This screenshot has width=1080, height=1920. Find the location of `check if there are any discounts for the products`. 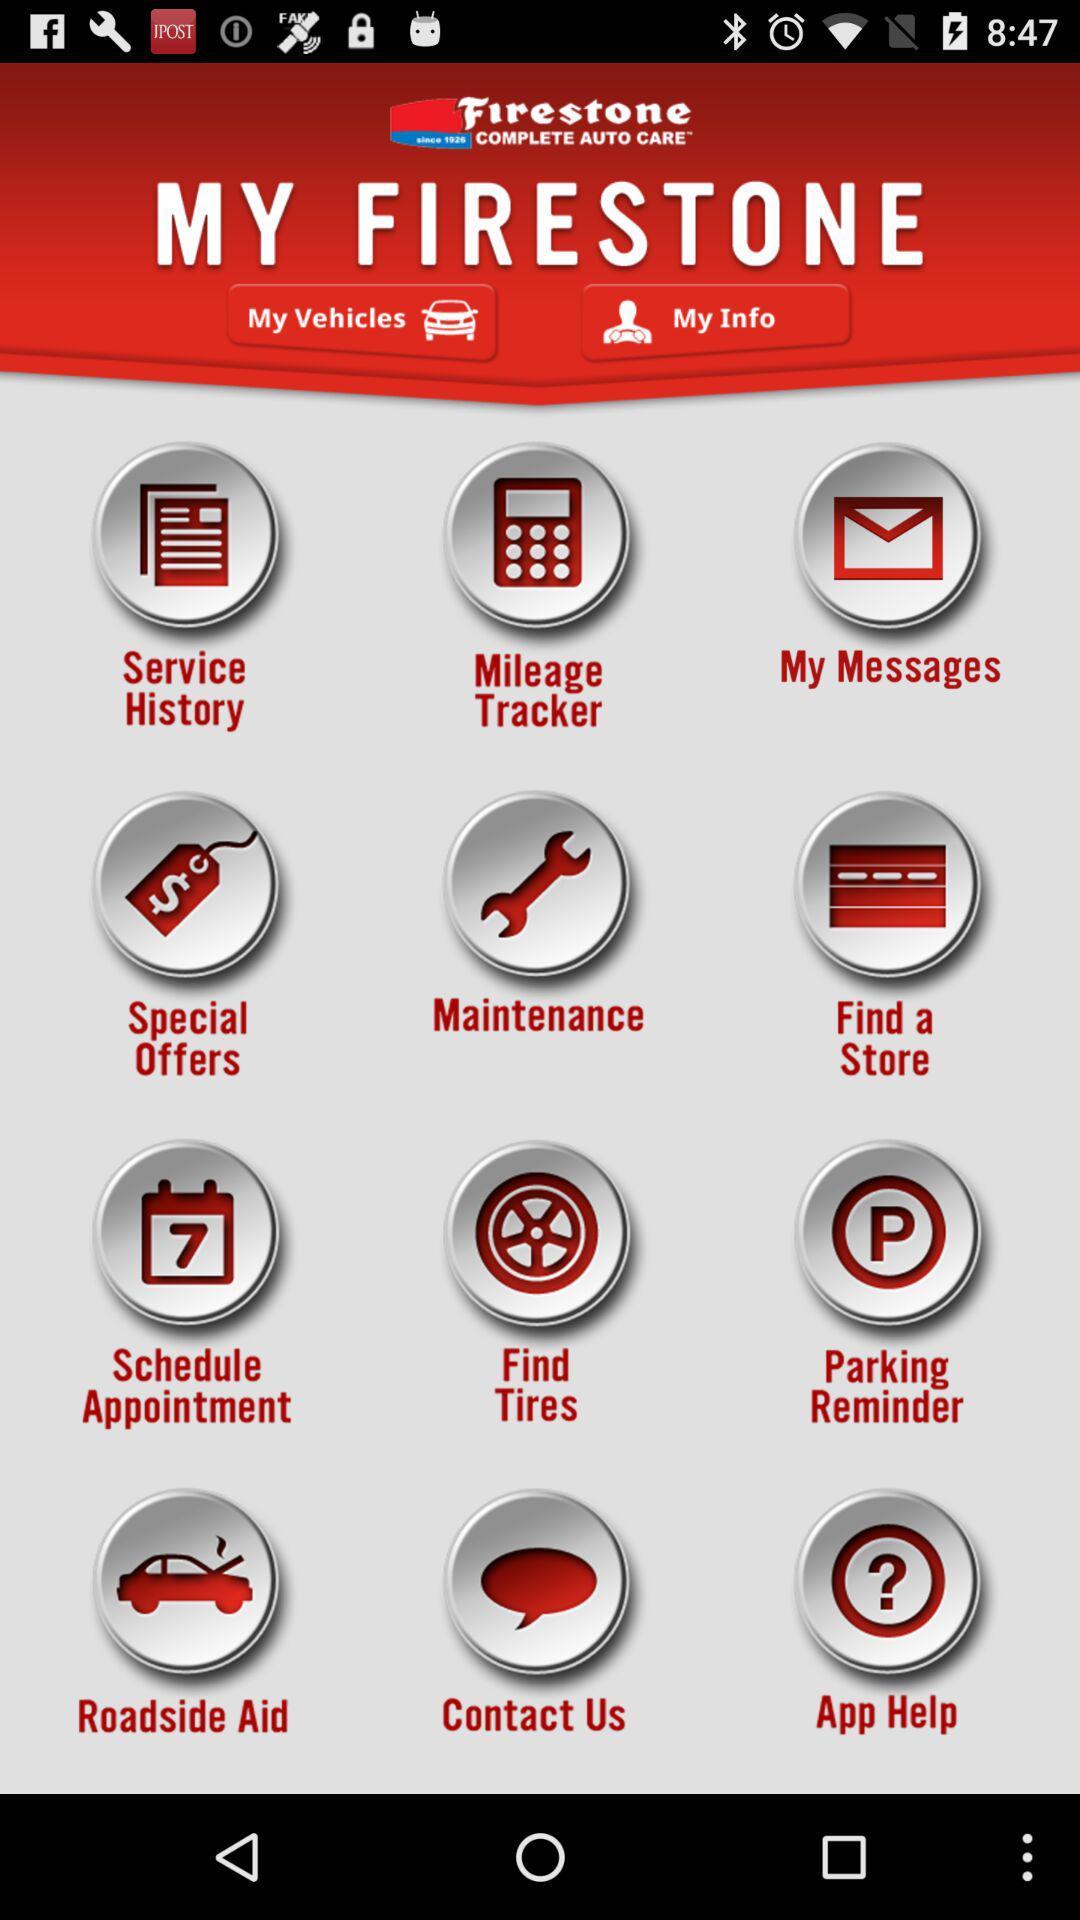

check if there are any discounts for the products is located at coordinates (189, 935).